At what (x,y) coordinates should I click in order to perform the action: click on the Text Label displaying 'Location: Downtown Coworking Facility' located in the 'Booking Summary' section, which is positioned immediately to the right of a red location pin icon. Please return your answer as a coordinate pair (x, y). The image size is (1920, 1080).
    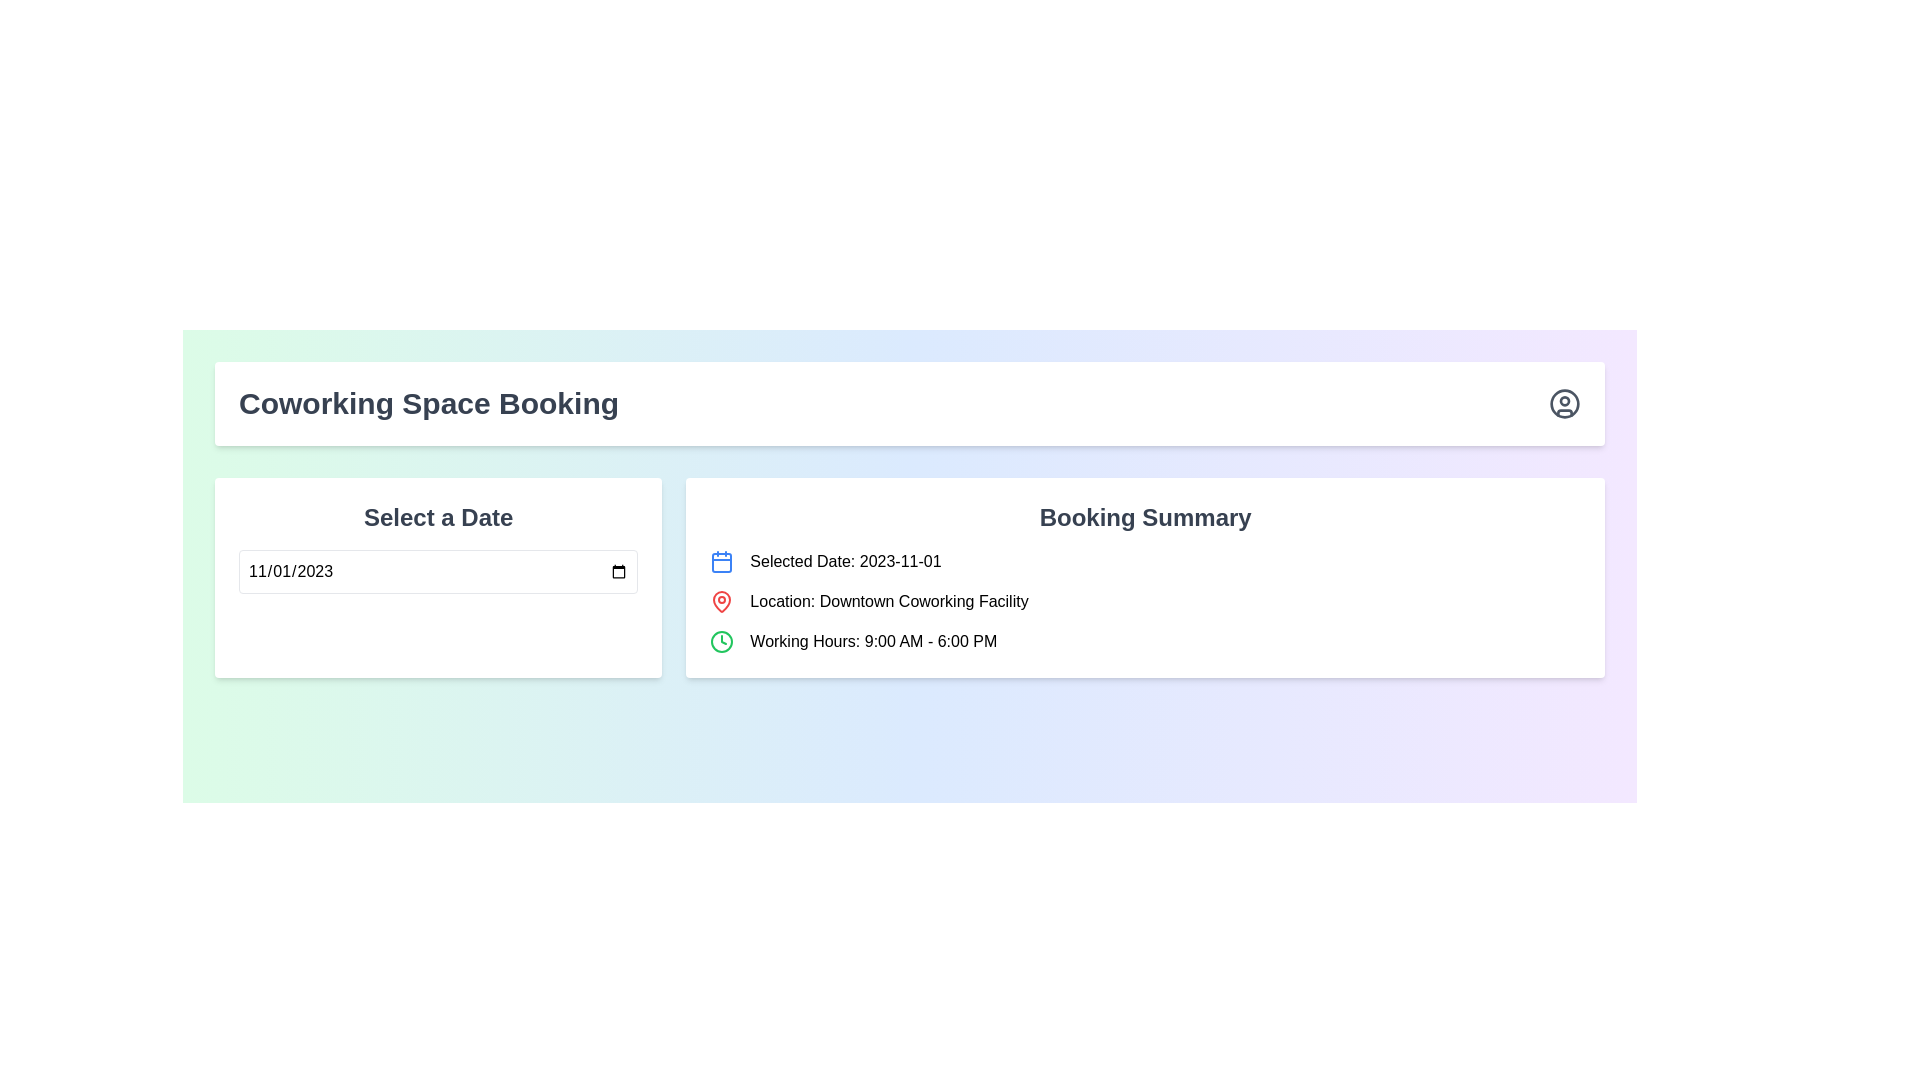
    Looking at the image, I should click on (888, 600).